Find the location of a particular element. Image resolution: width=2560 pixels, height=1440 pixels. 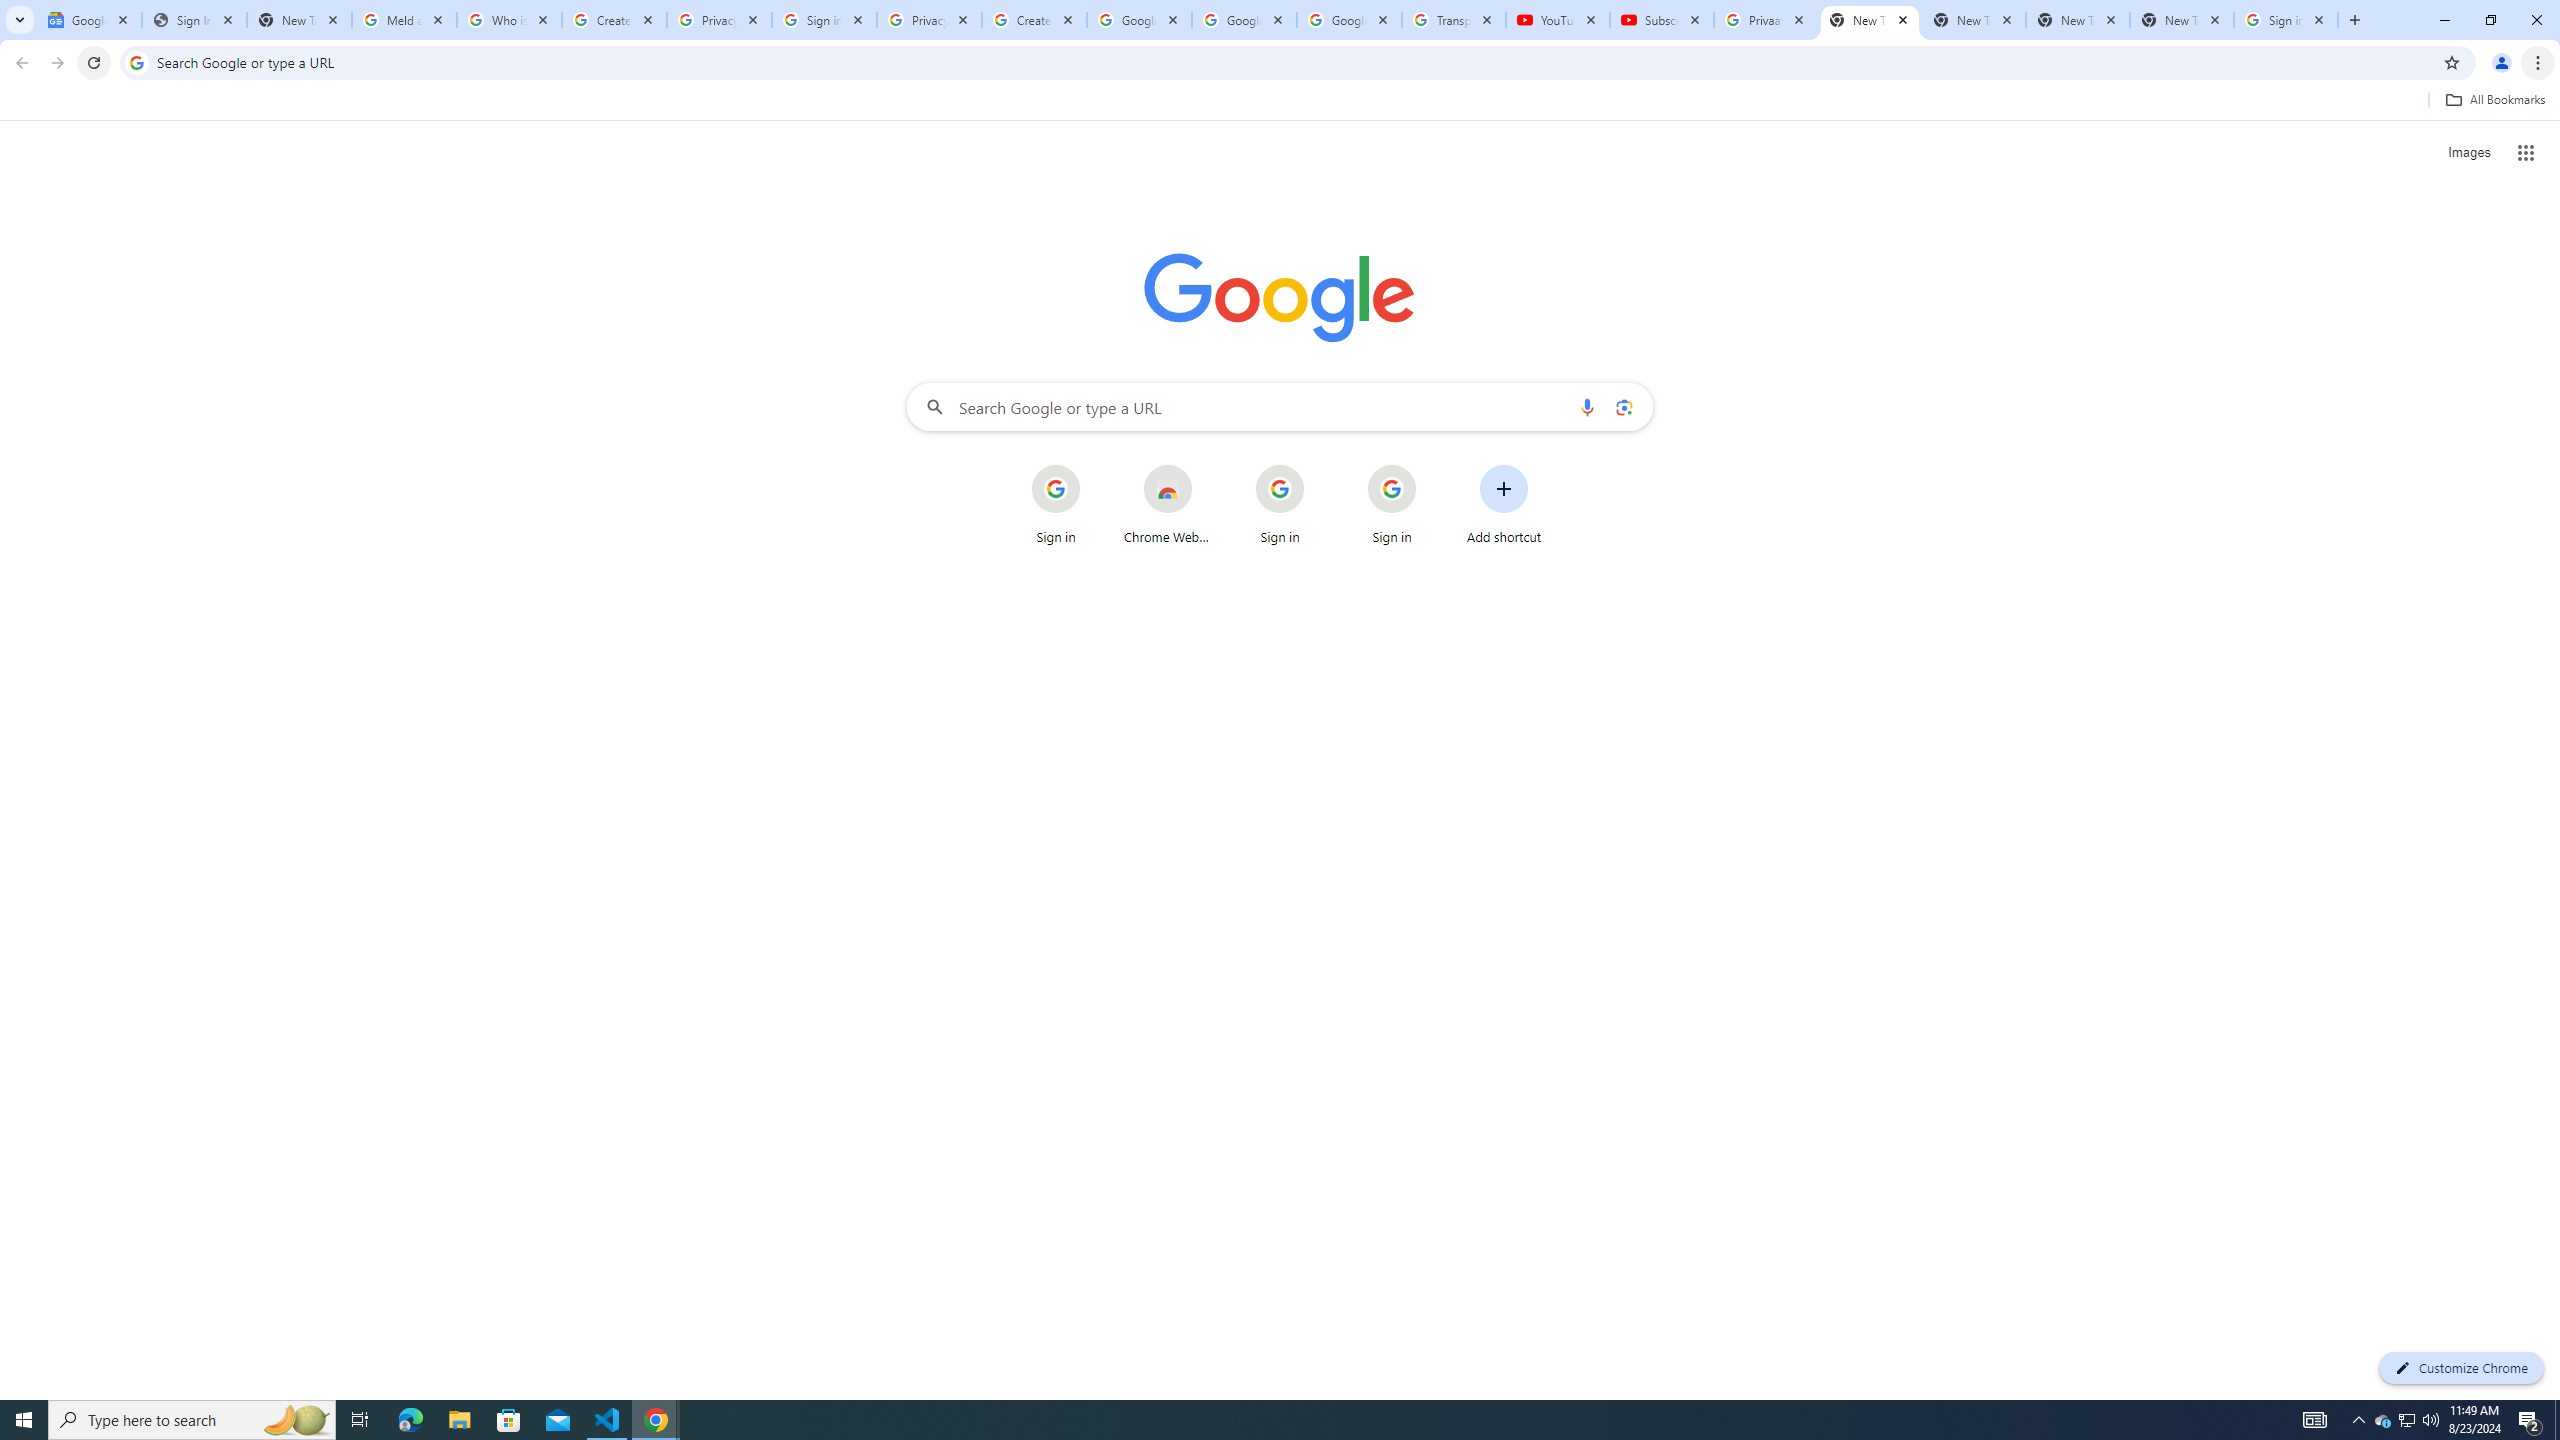

'Google Account' is located at coordinates (1349, 19).